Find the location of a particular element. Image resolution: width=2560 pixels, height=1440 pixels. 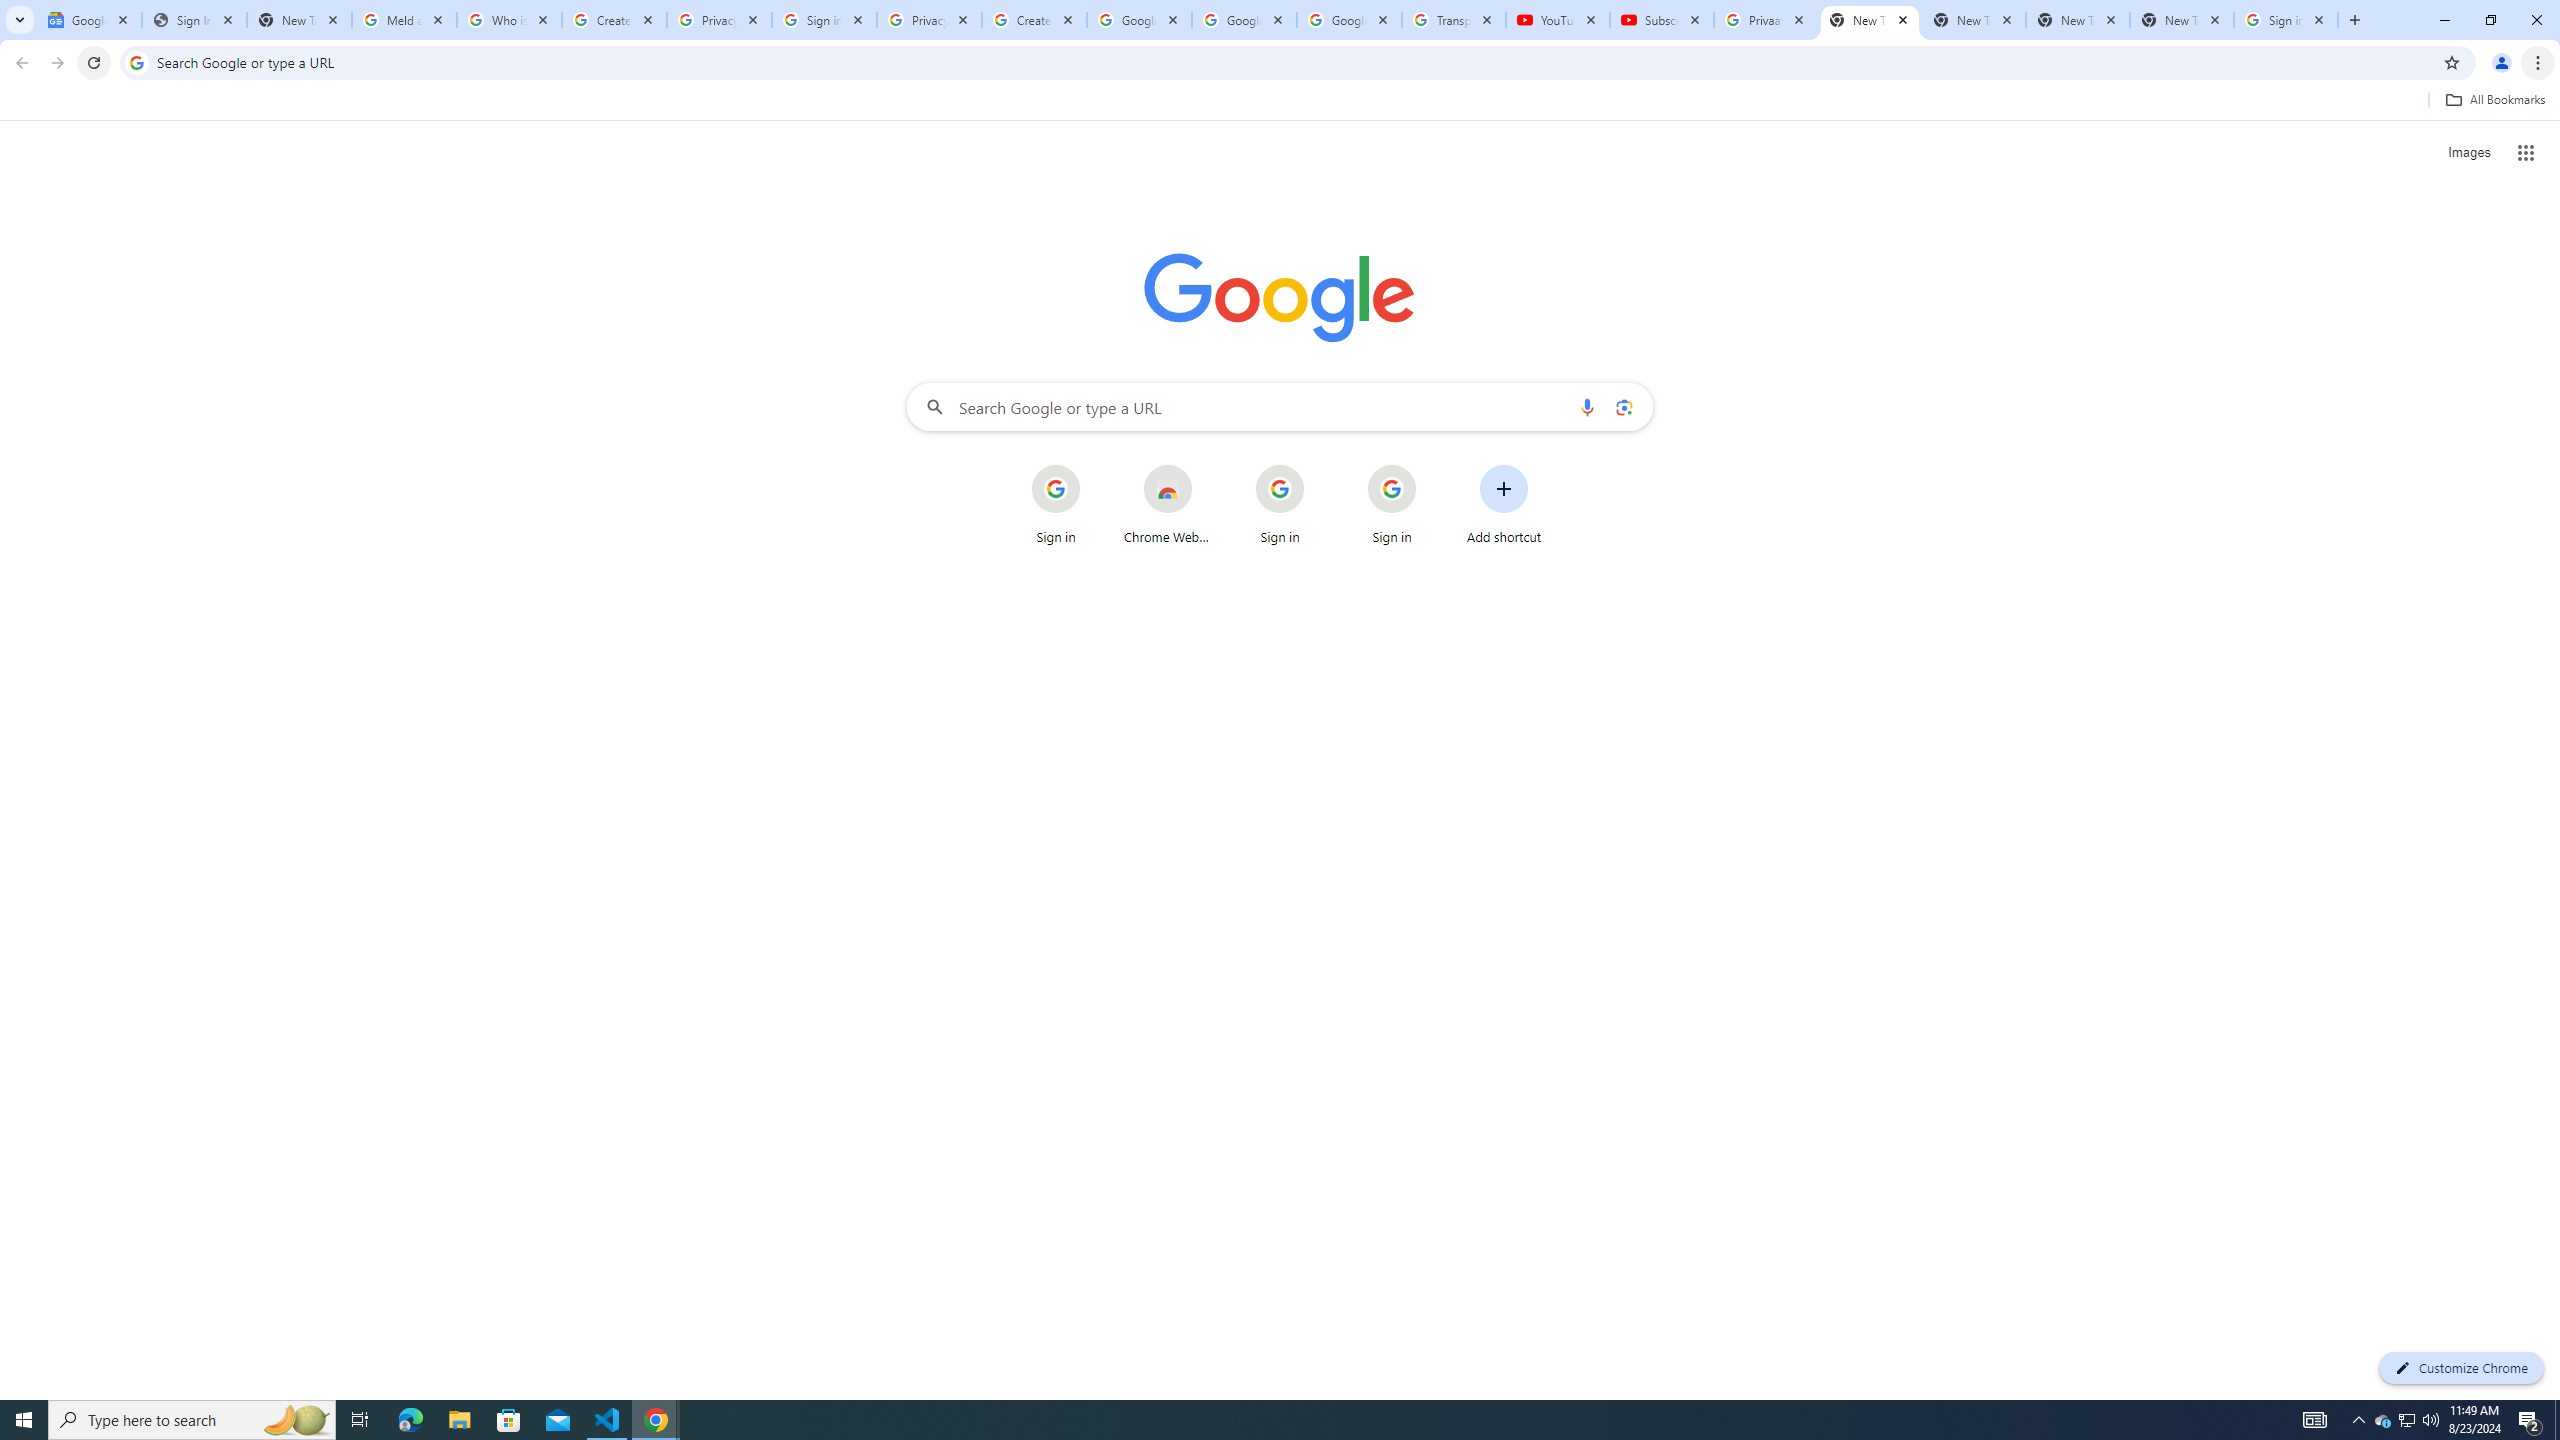

'Google Account' is located at coordinates (1349, 19).